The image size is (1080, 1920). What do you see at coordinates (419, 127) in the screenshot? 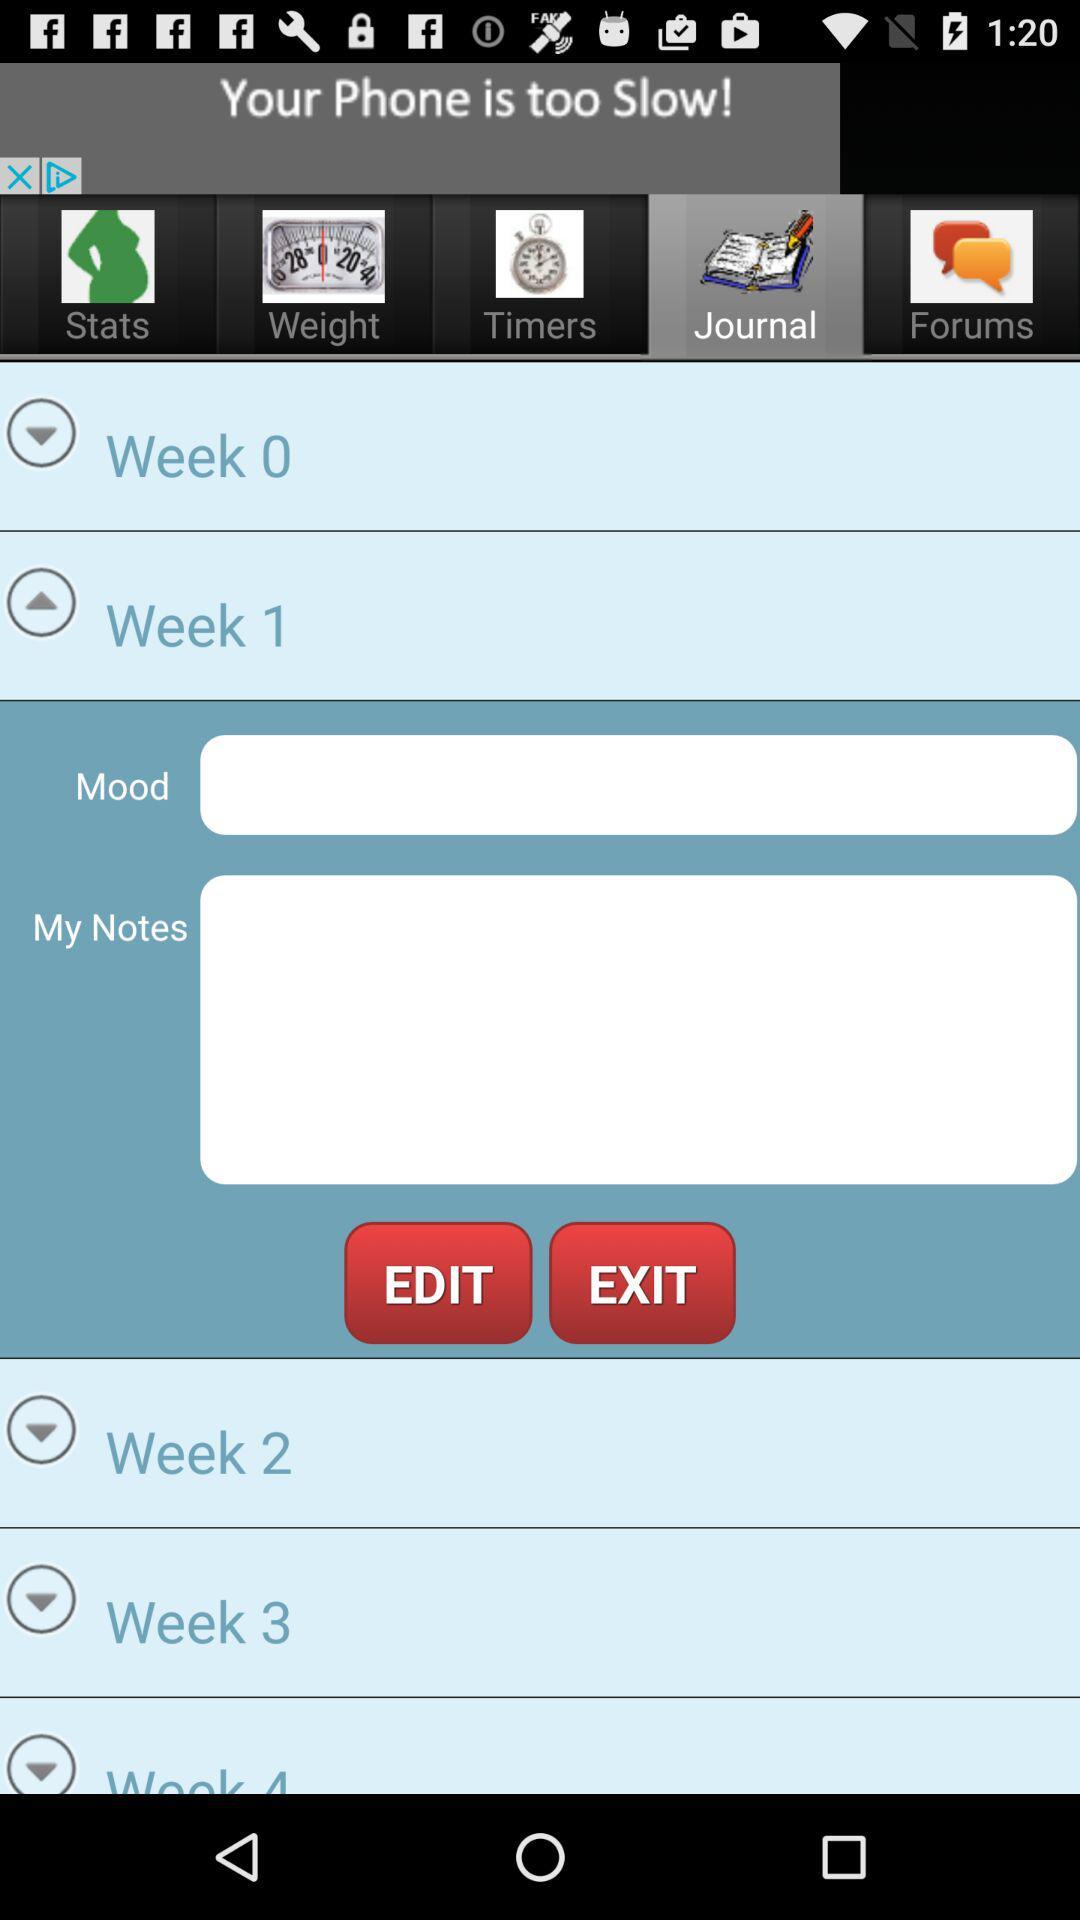
I see `advertisement` at bounding box center [419, 127].